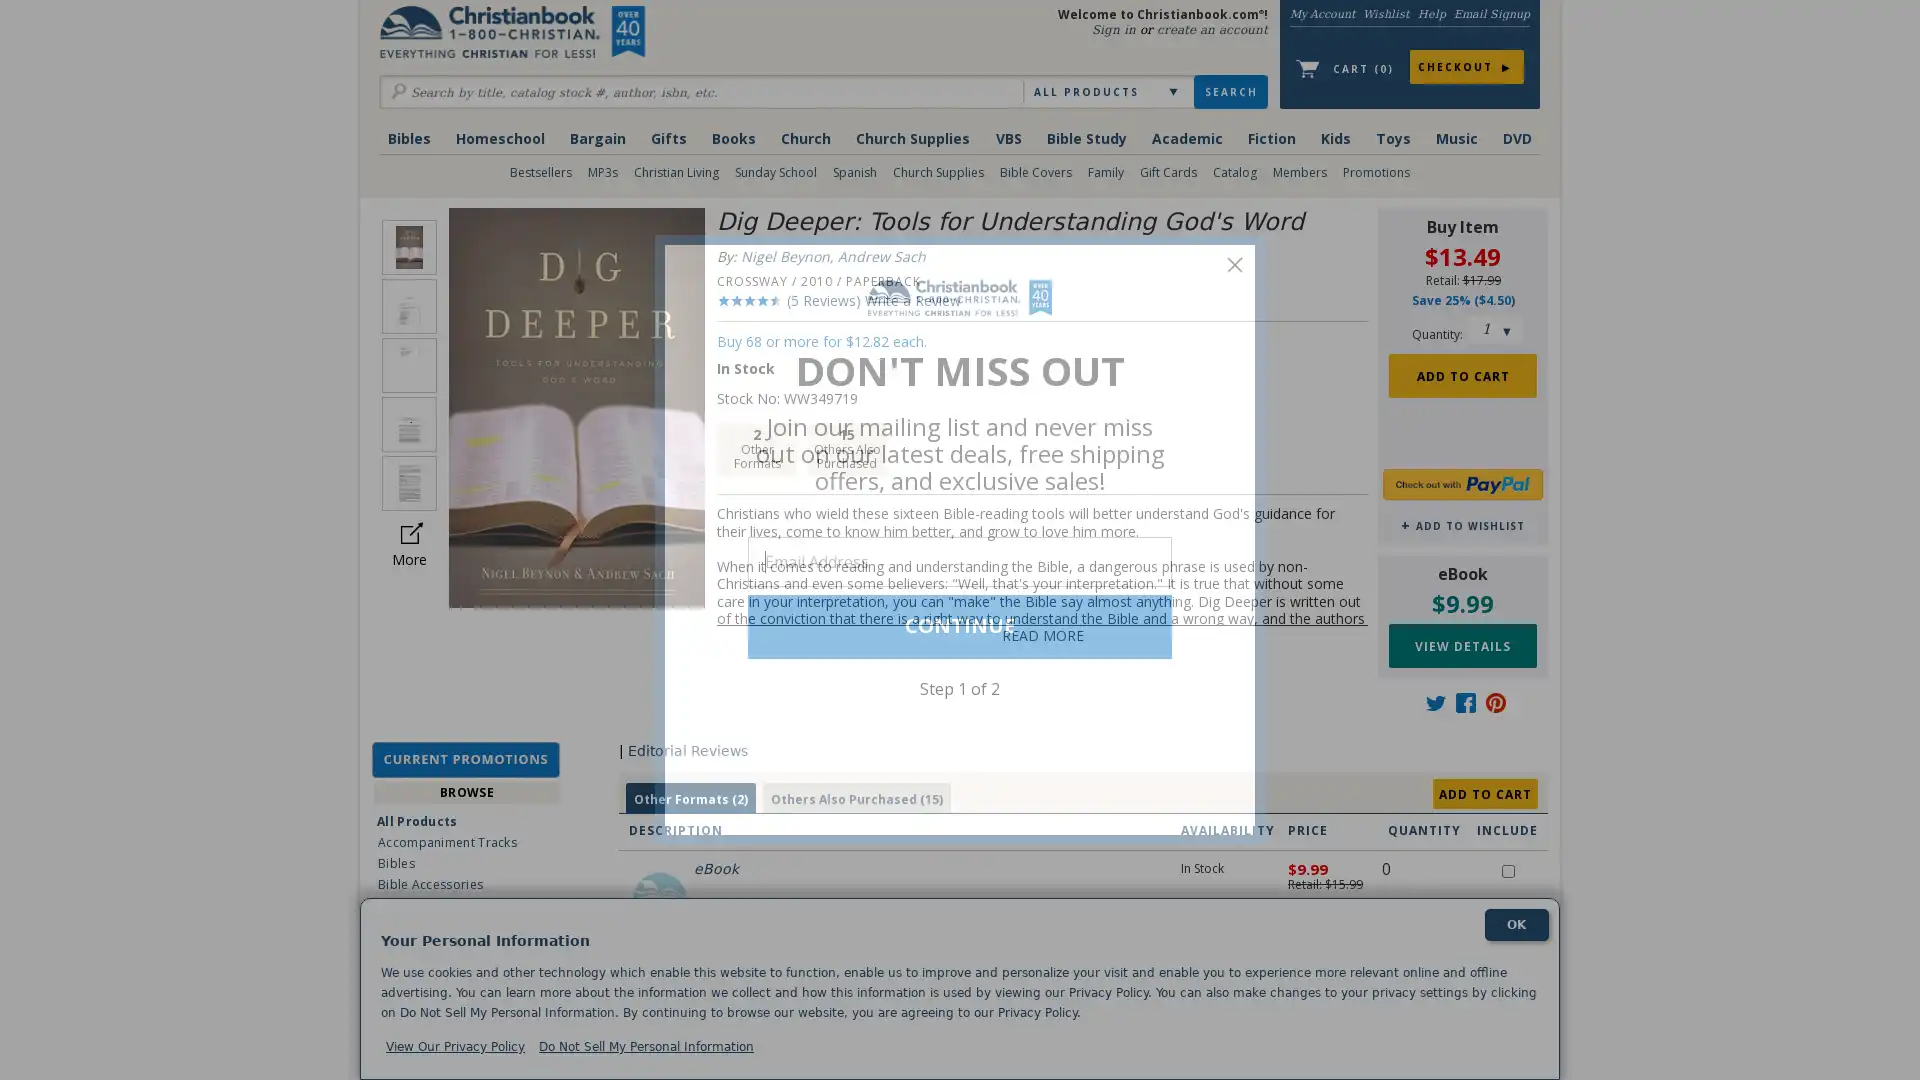 The height and width of the screenshot is (1080, 1920). What do you see at coordinates (1485, 793) in the screenshot?
I see `ADD TO CART` at bounding box center [1485, 793].